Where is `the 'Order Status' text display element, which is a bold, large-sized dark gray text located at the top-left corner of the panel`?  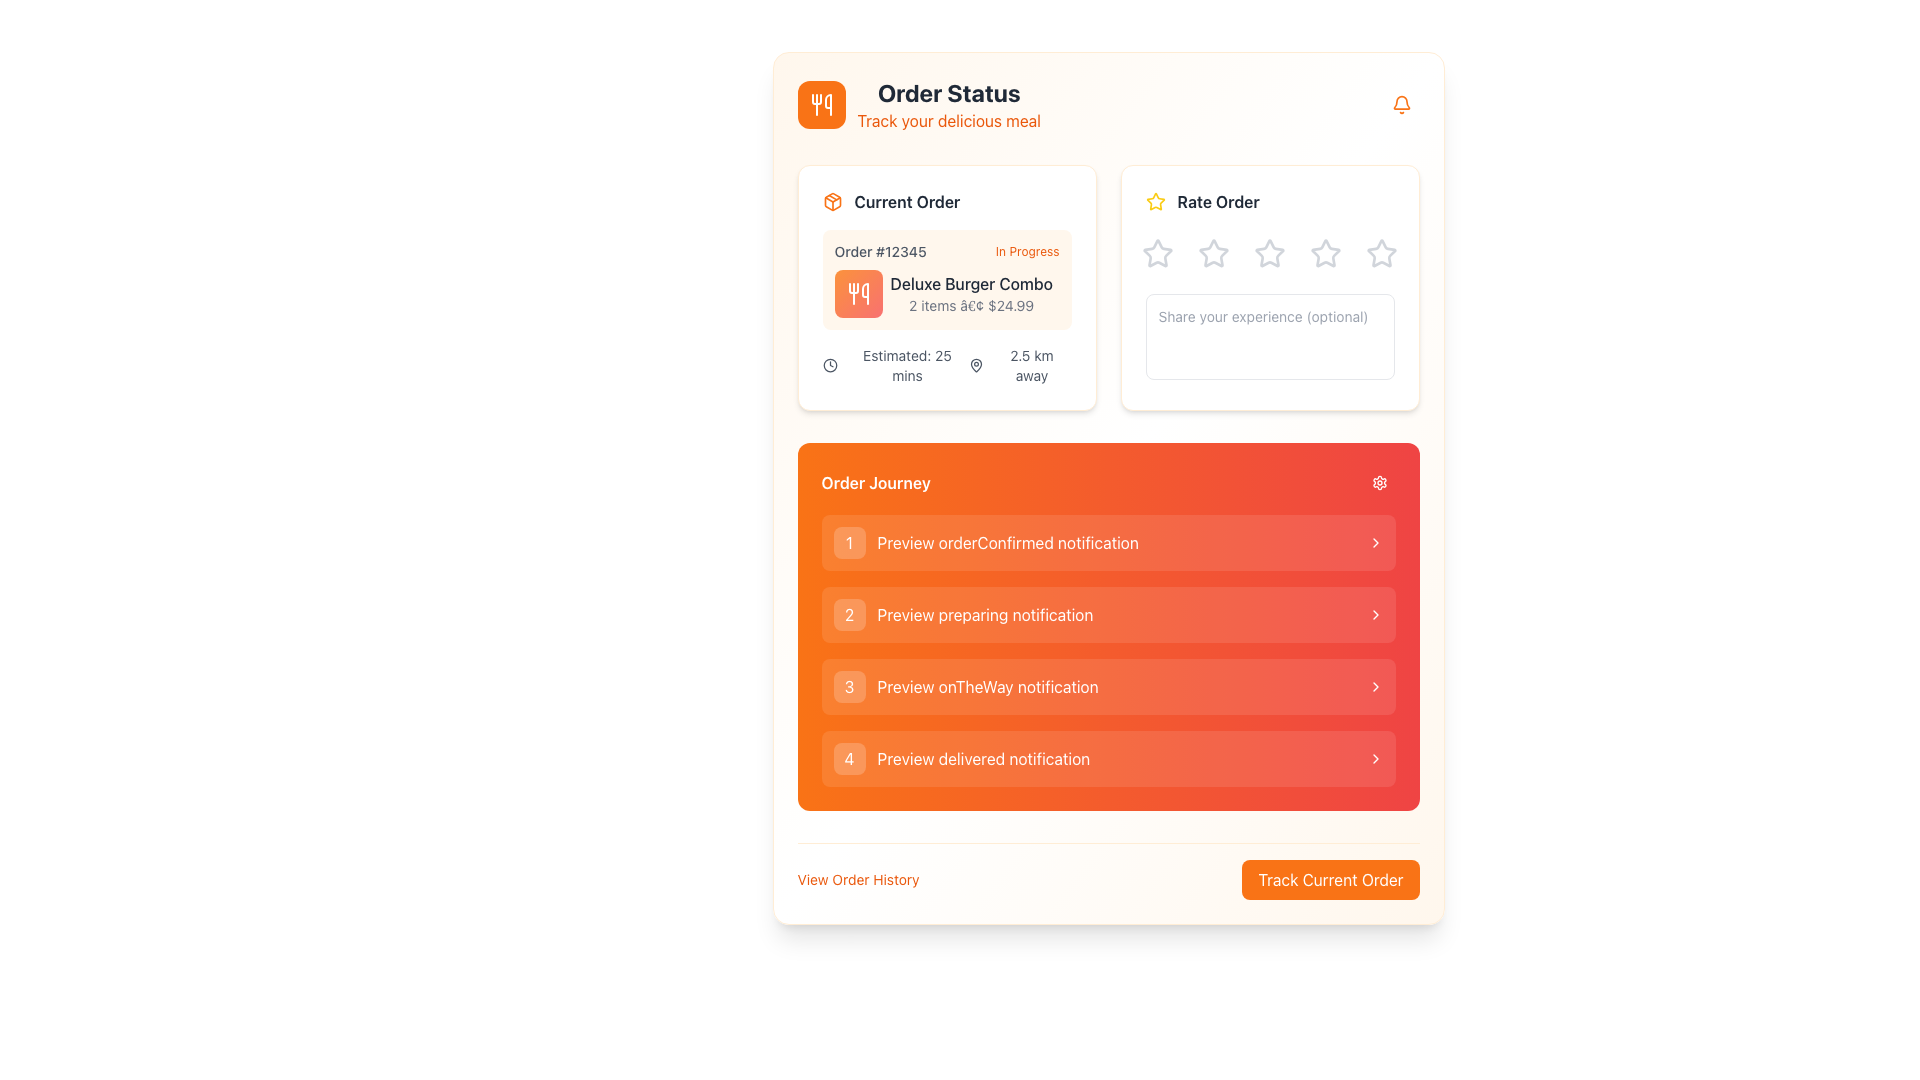
the 'Order Status' text display element, which is a bold, large-sized dark gray text located at the top-left corner of the panel is located at coordinates (948, 92).